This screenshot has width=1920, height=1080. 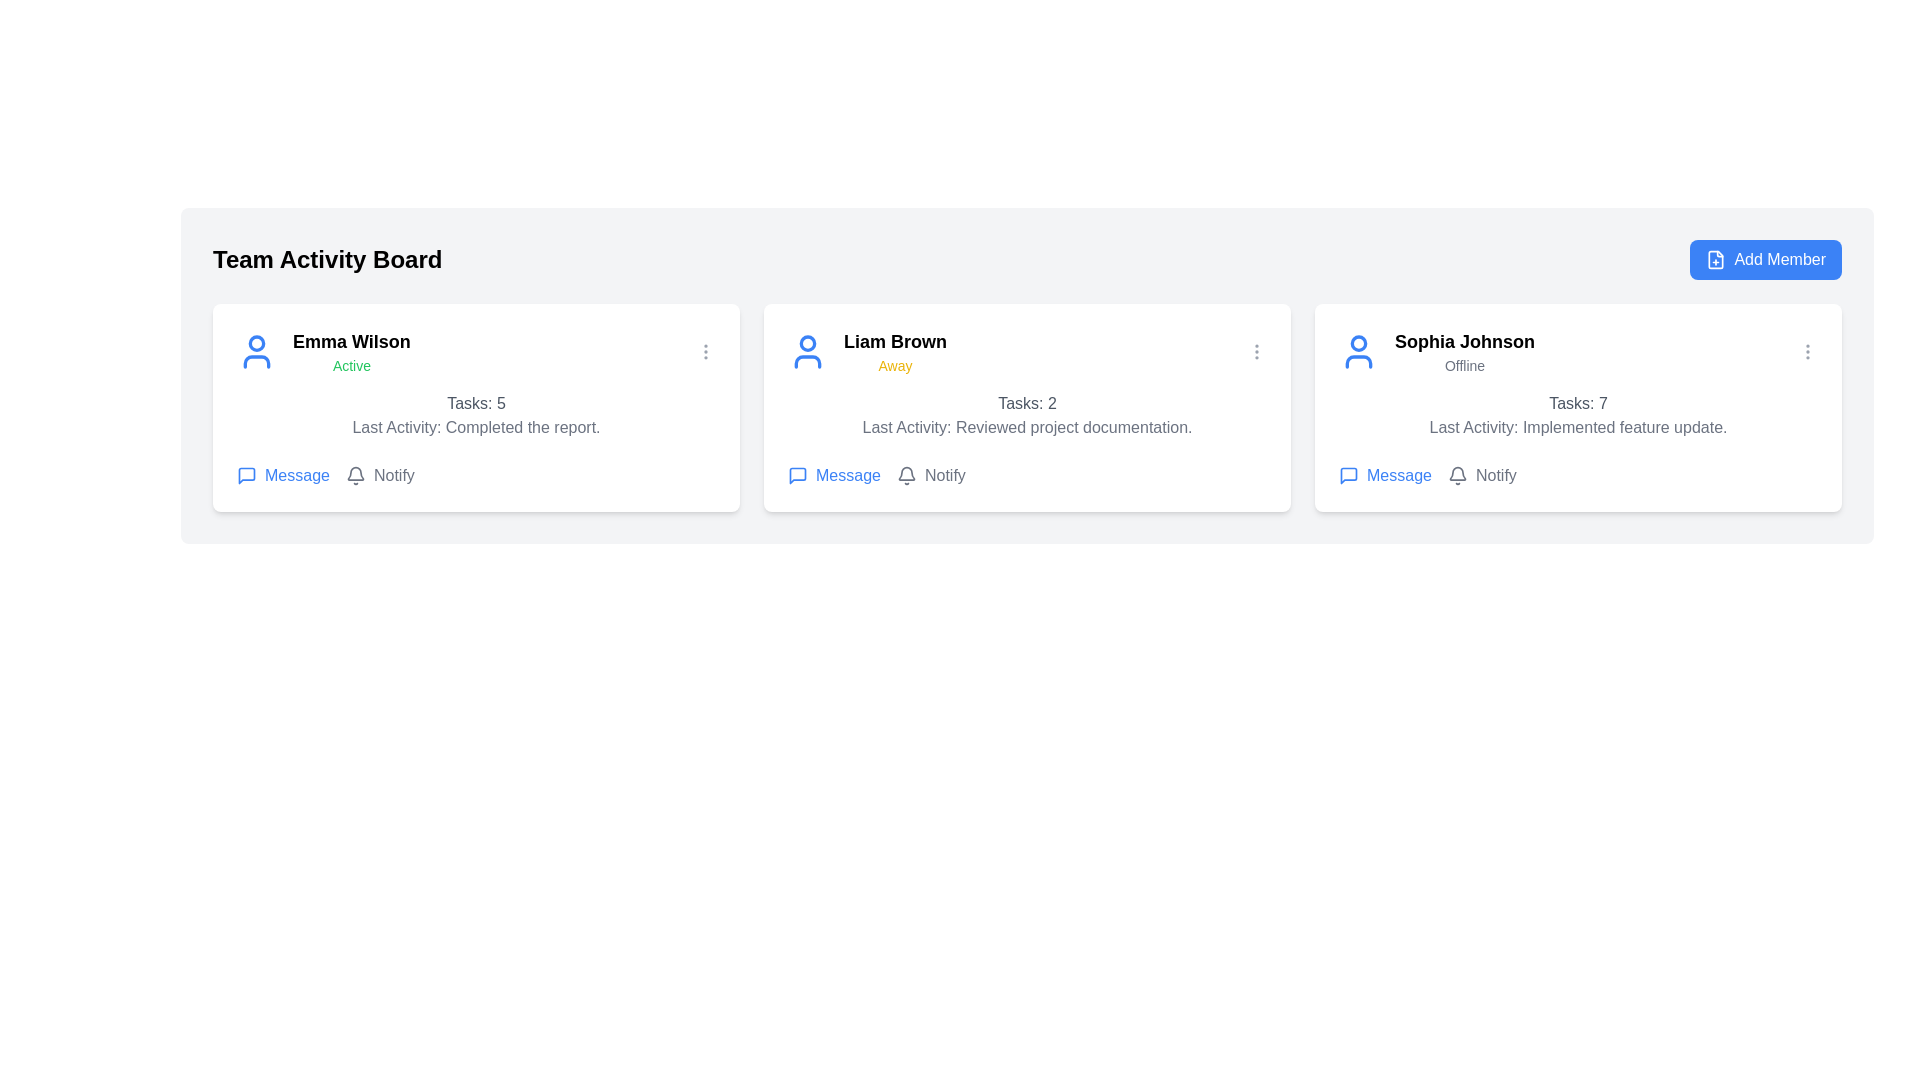 What do you see at coordinates (327, 258) in the screenshot?
I see `the heading element labeled 'Team Activity Board' that provides context for the section or page` at bounding box center [327, 258].